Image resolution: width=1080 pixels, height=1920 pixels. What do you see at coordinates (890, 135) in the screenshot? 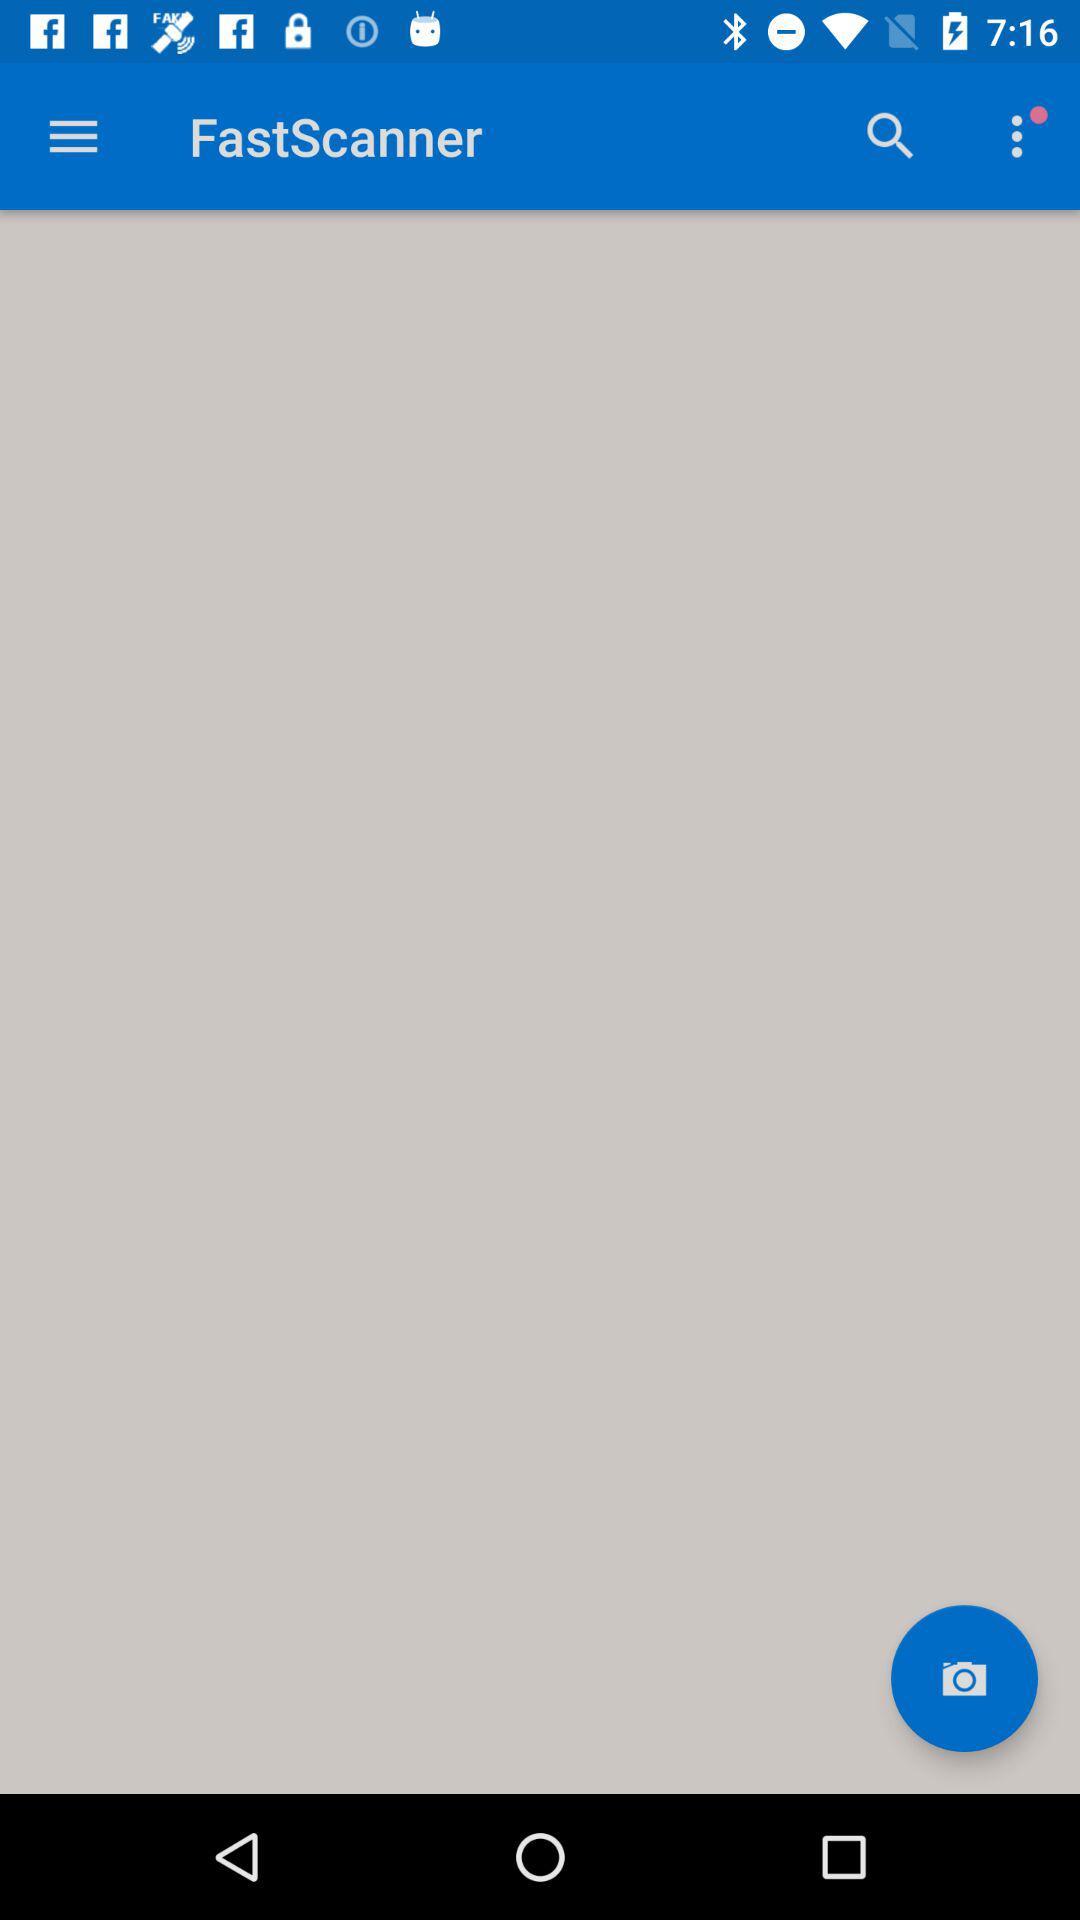
I see `open search box` at bounding box center [890, 135].